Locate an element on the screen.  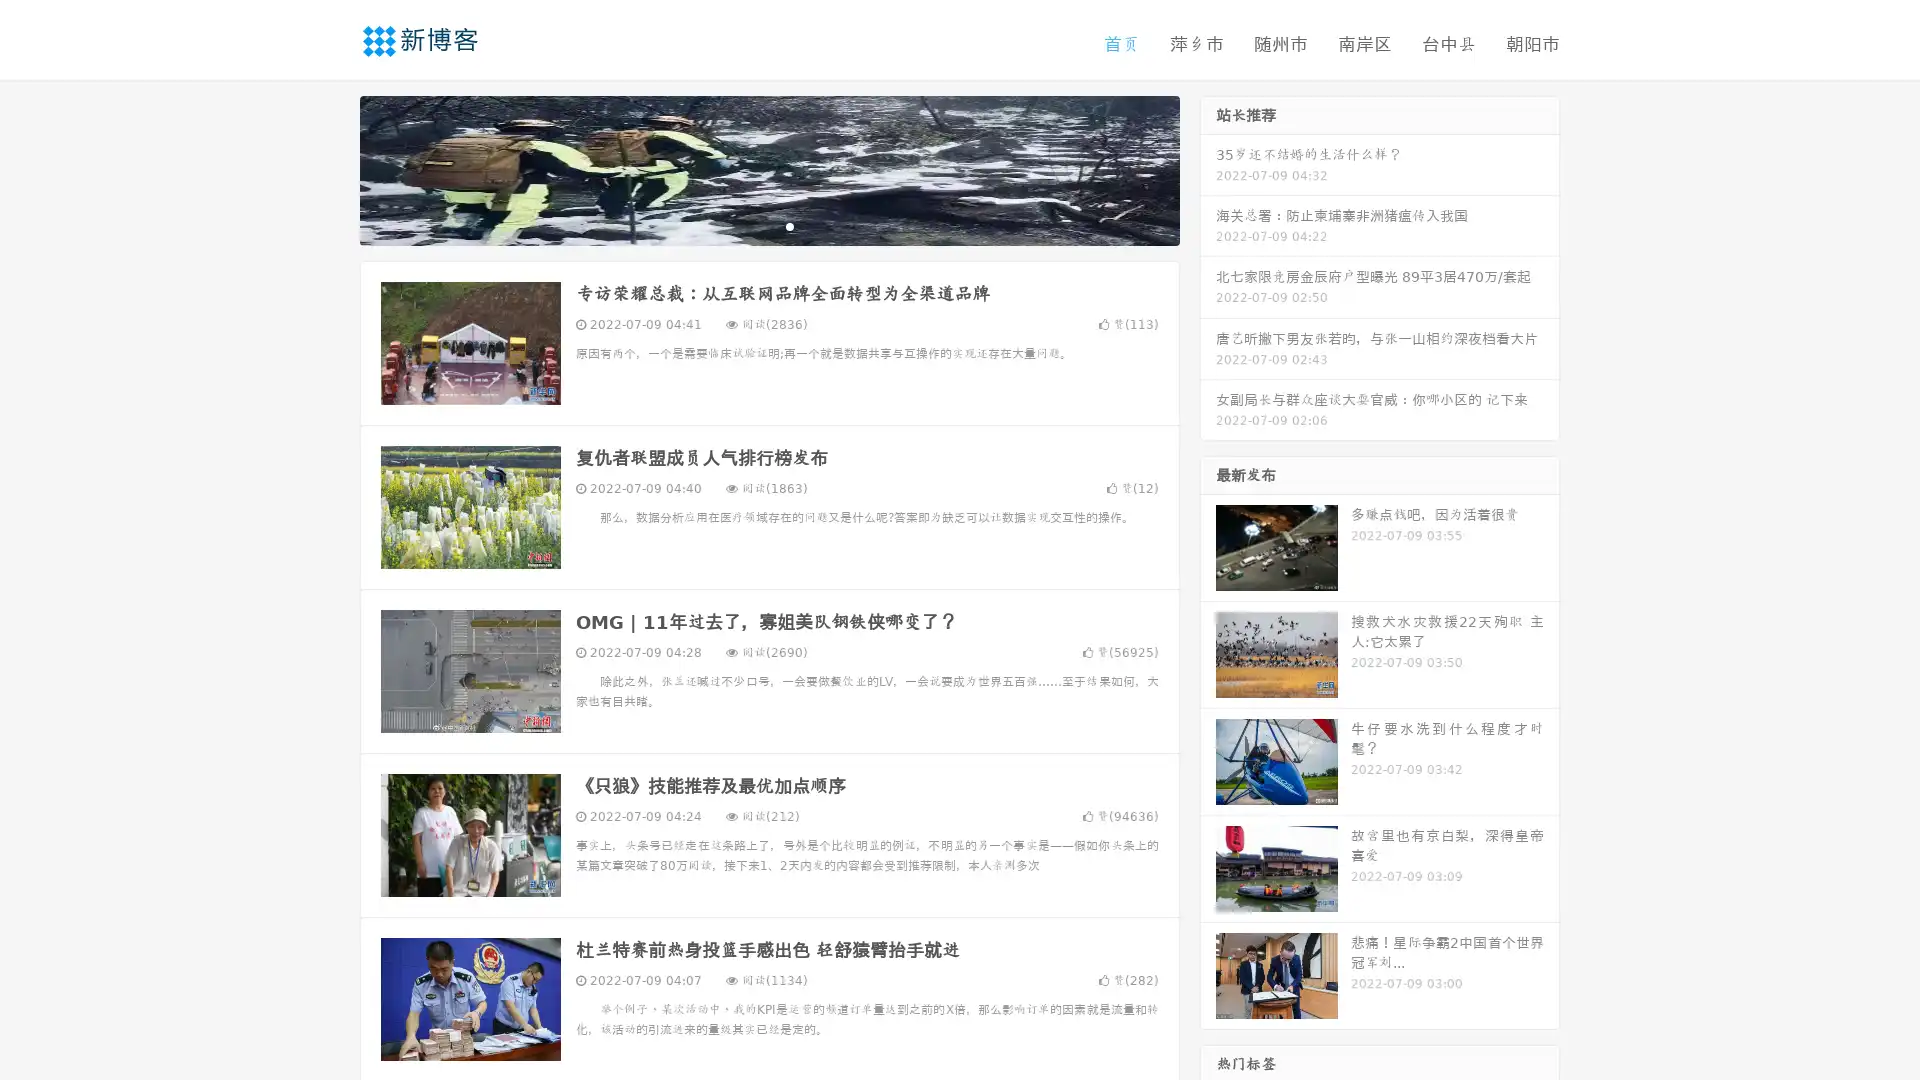
Go to slide 2 is located at coordinates (768, 225).